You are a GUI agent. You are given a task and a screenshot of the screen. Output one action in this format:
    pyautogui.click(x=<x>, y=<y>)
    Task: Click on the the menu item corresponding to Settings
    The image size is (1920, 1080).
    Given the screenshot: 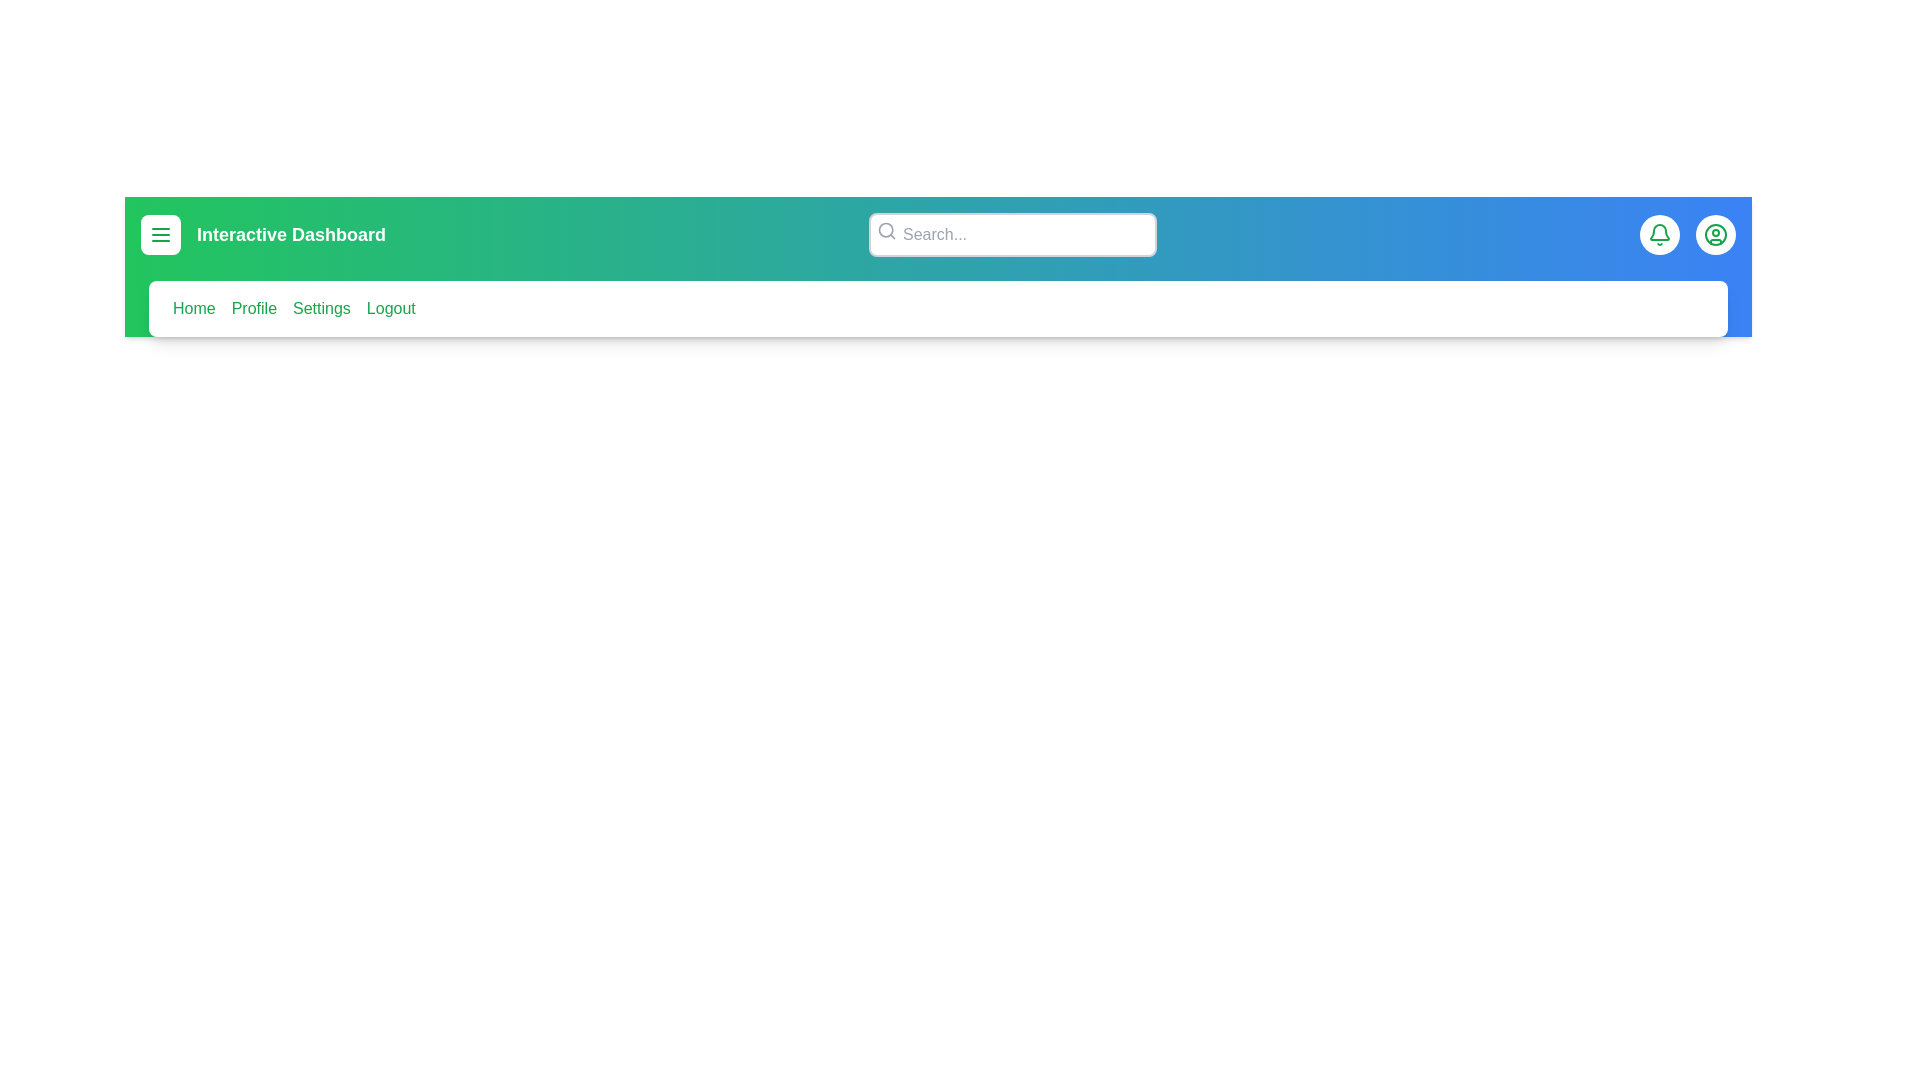 What is the action you would take?
    pyautogui.click(x=321, y=308)
    